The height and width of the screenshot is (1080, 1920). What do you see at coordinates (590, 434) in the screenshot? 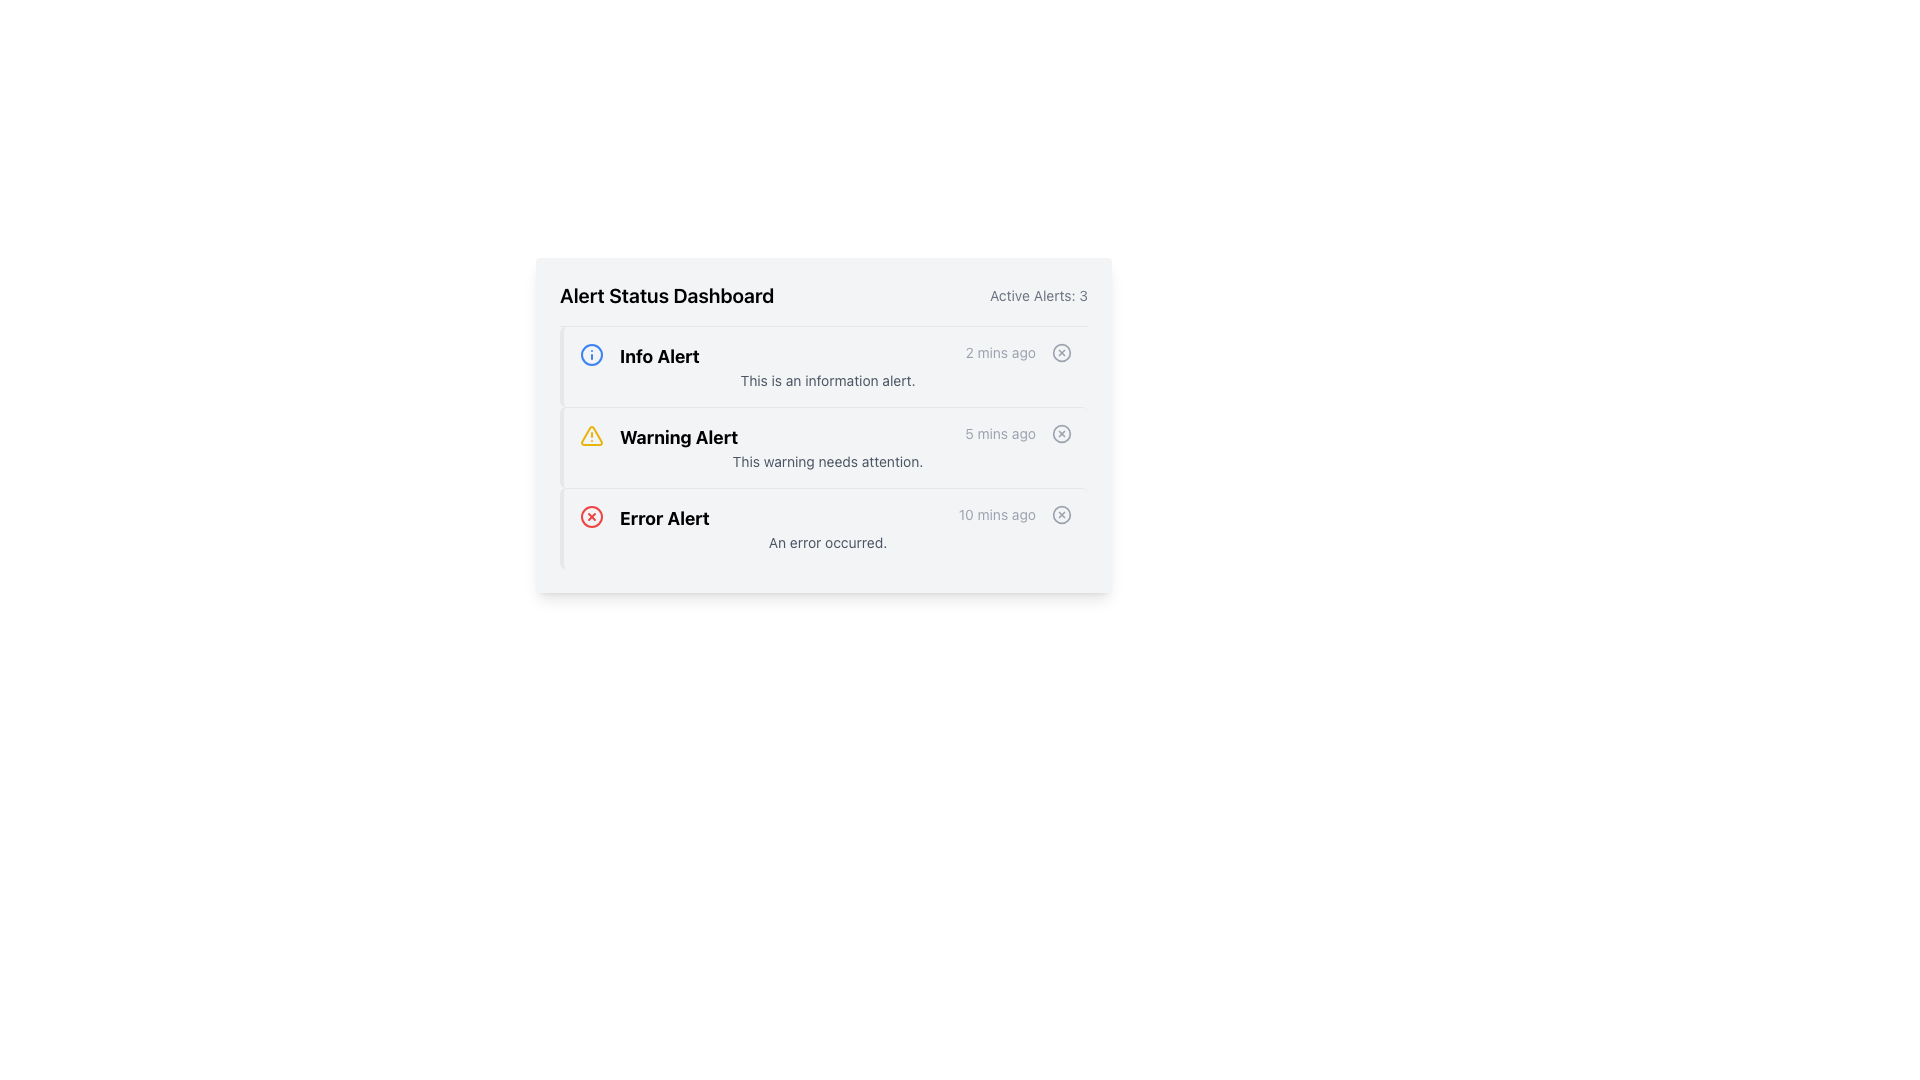
I see `the warning alert icon located in the second row of the alert list, which serves as a visual indicator for a warning alert` at bounding box center [590, 434].